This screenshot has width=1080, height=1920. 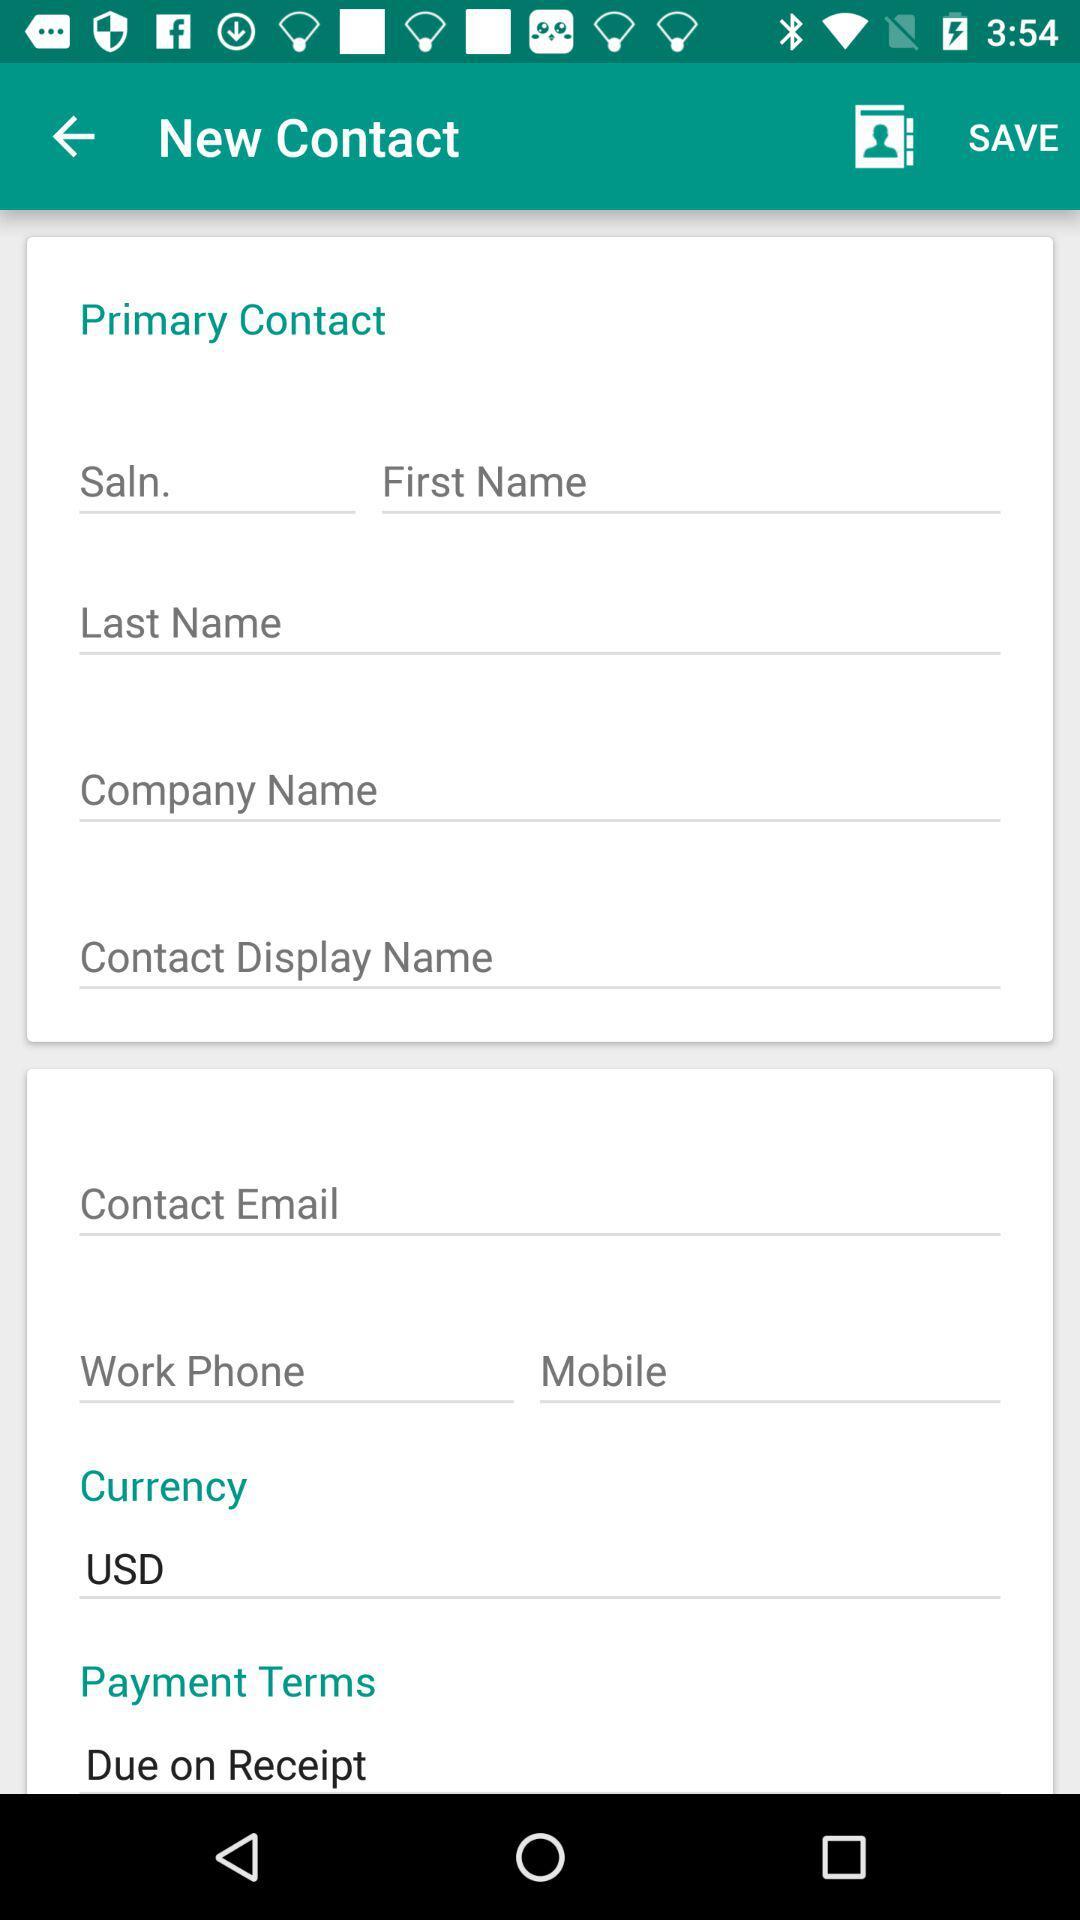 I want to click on the item above the currency, so click(x=769, y=1360).